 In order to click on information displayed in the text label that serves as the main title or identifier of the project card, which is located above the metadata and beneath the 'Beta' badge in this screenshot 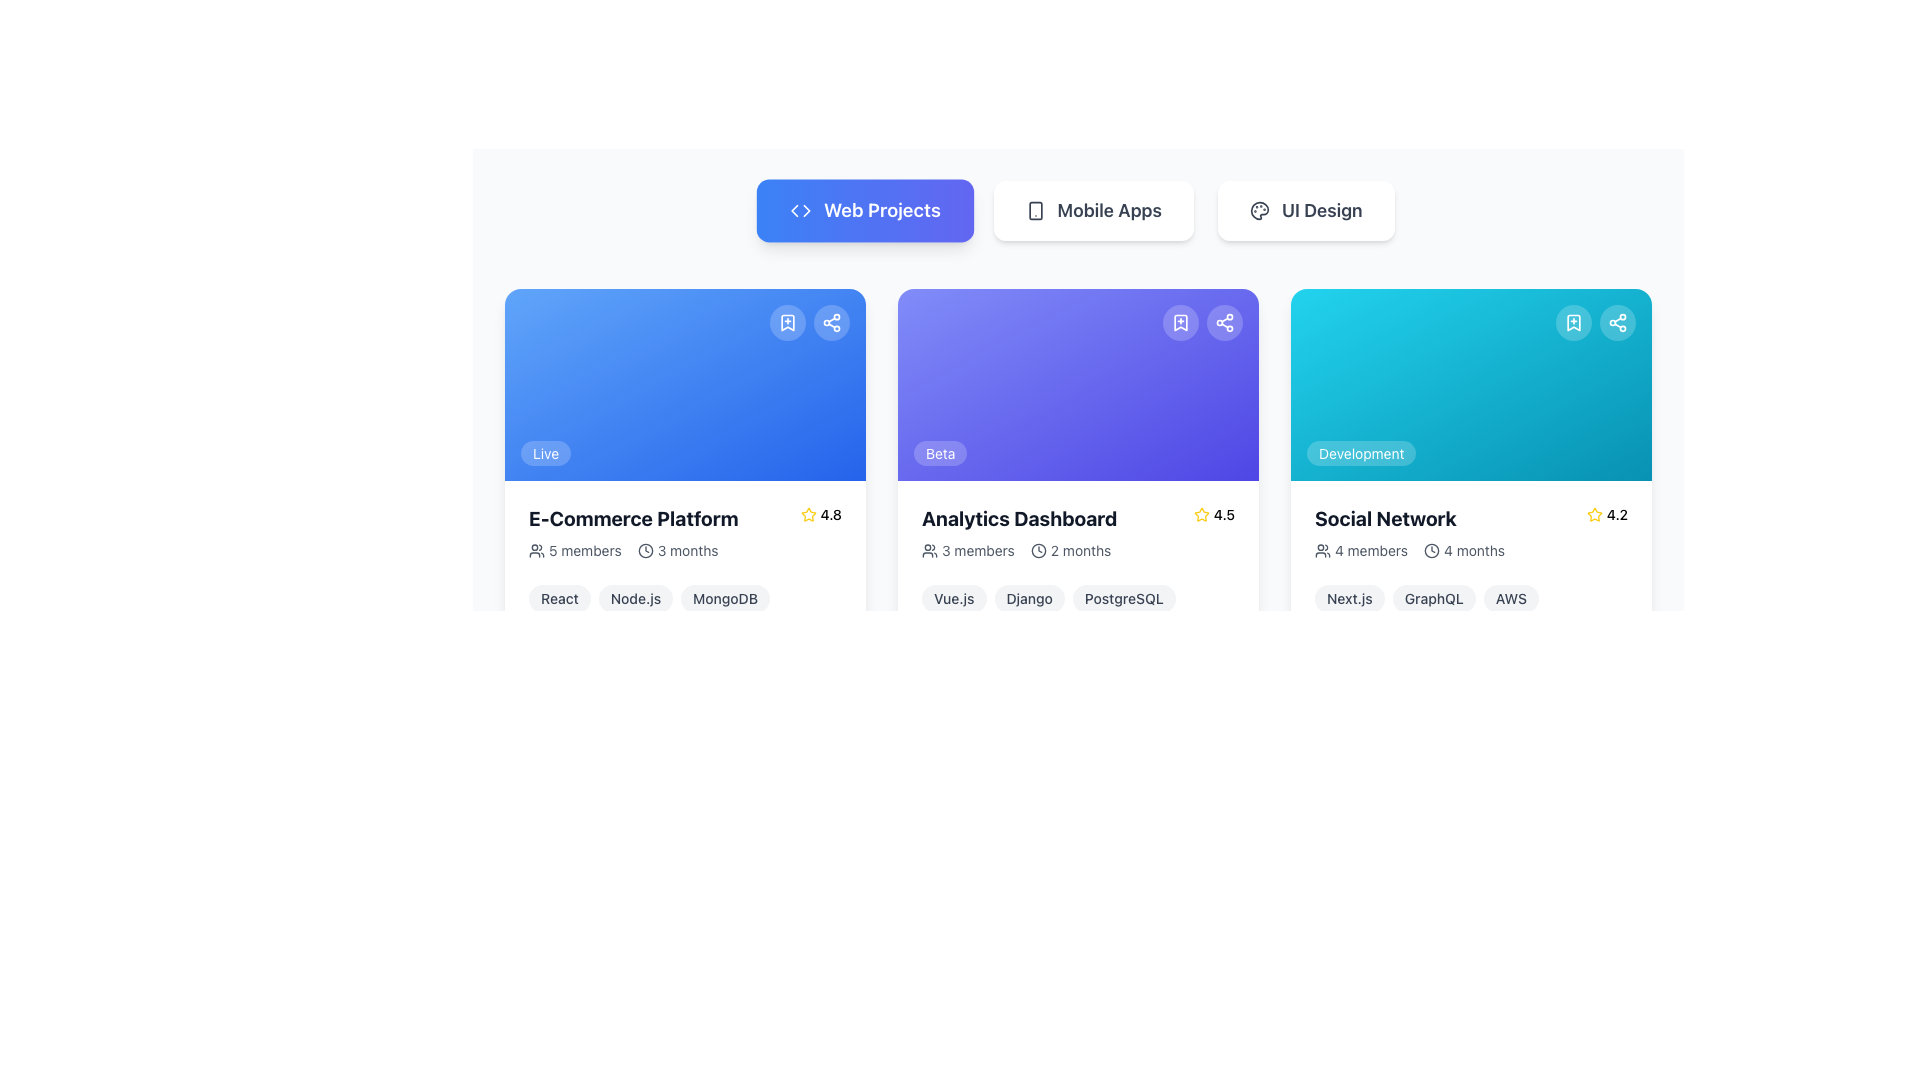, I will do `click(1019, 518)`.